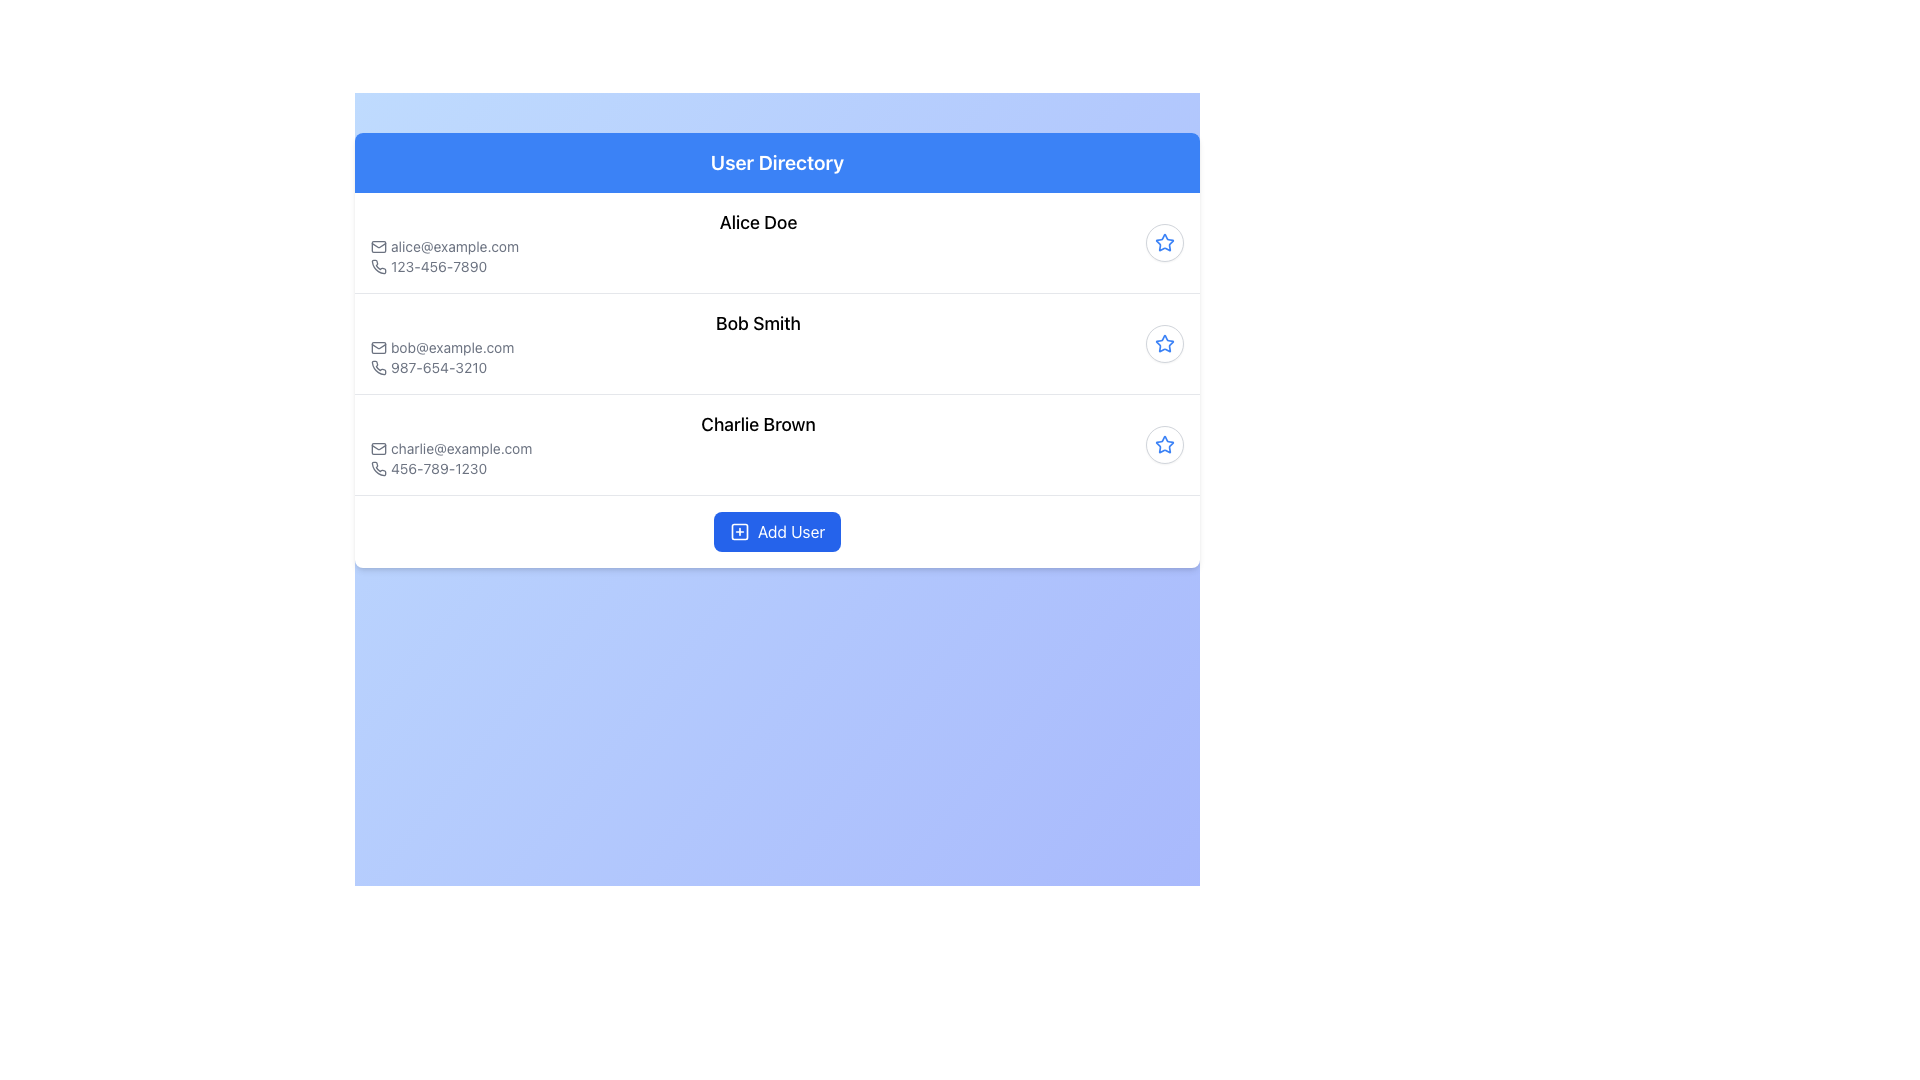  Describe the element at coordinates (379, 245) in the screenshot. I see `the envelope icon located in the first row of the user directory adjacent to the email address 'alice@example.com'` at that location.